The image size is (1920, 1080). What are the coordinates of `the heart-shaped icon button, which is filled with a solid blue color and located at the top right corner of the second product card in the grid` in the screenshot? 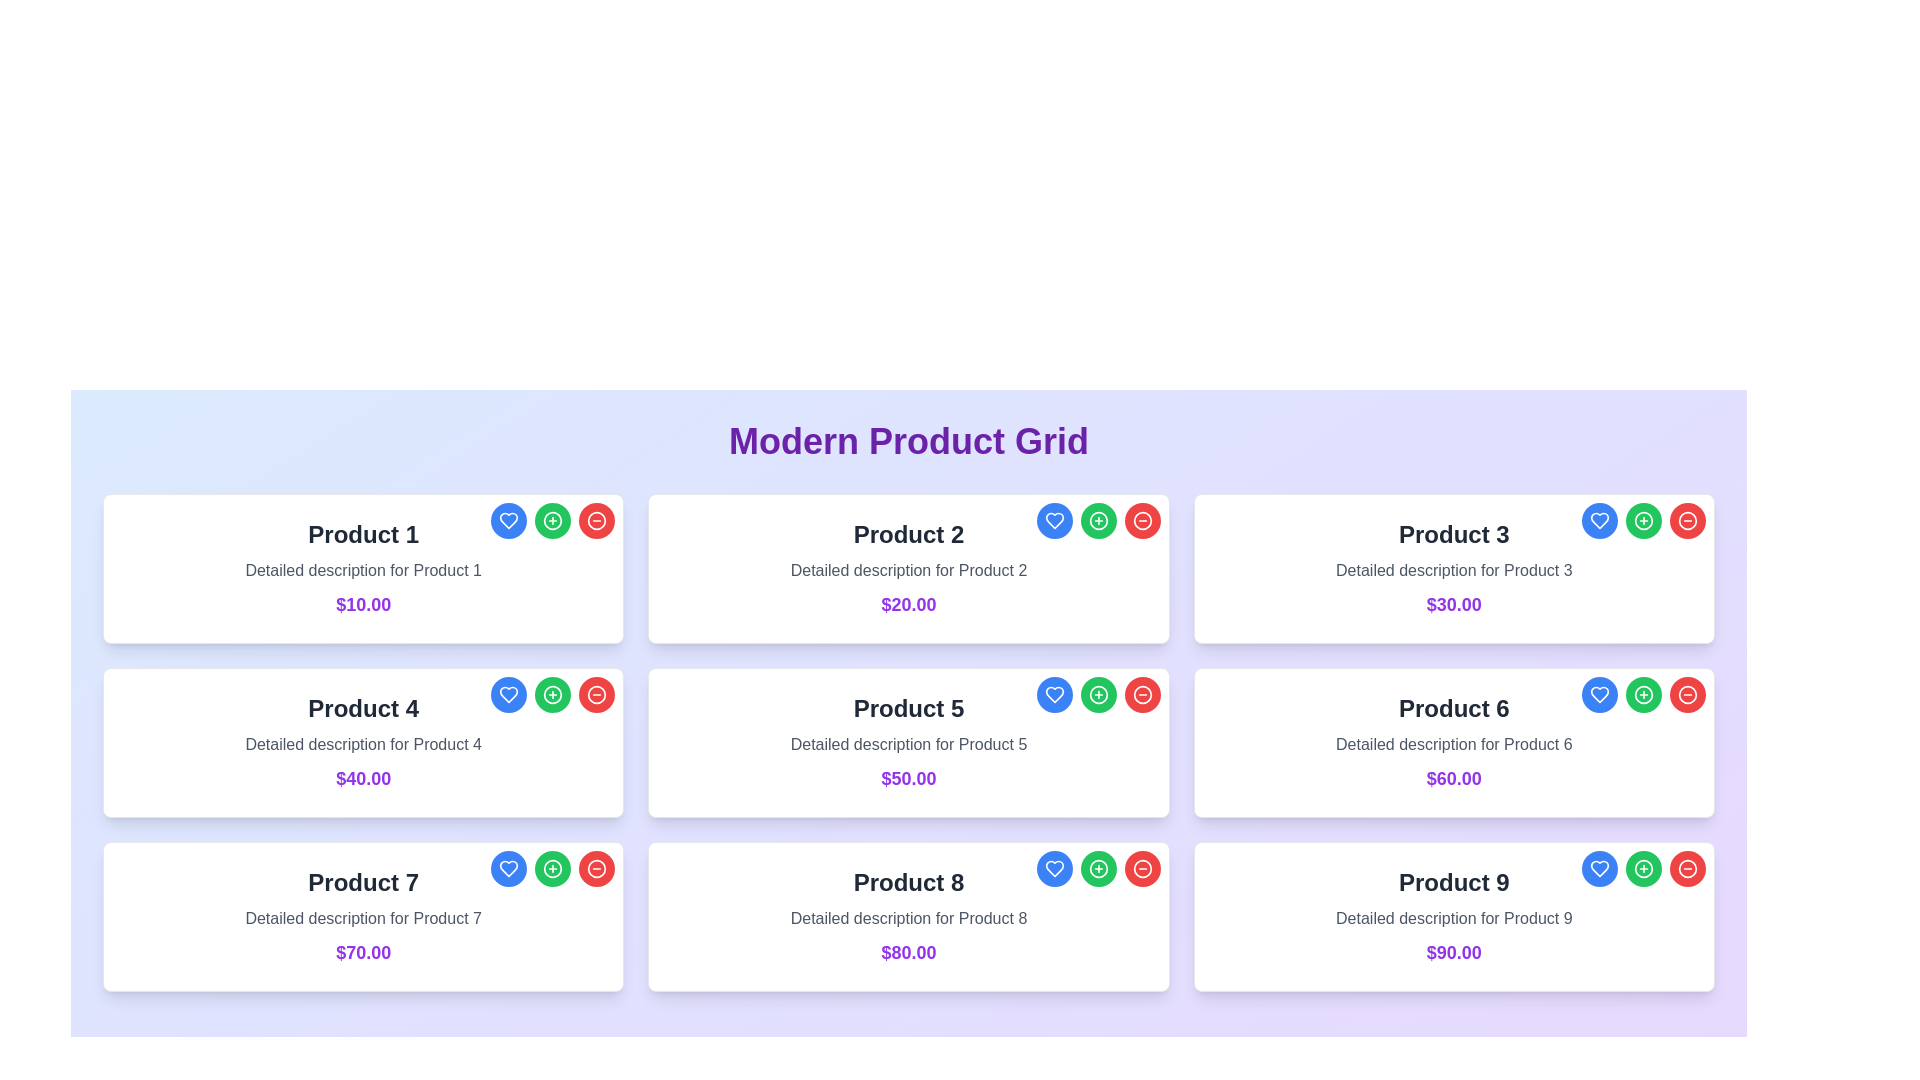 It's located at (1053, 519).